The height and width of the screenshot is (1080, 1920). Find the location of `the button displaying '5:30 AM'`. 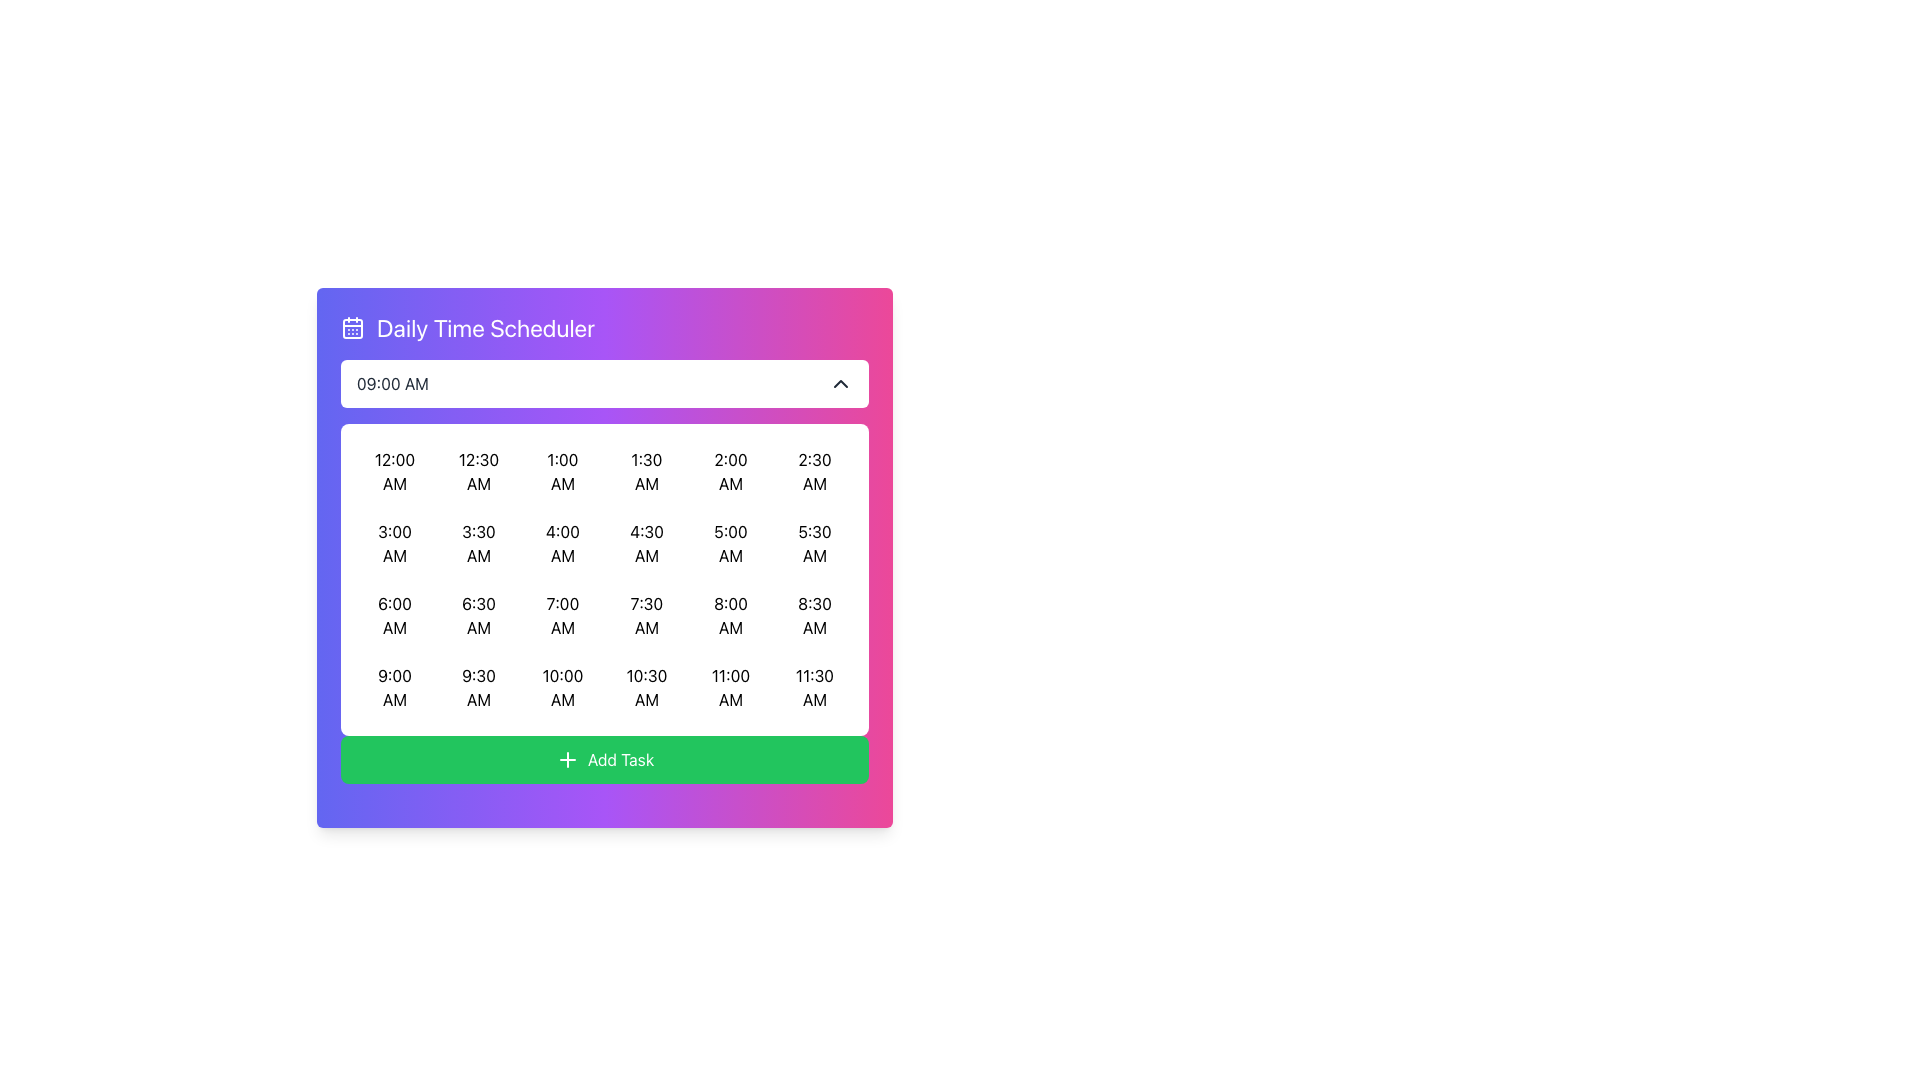

the button displaying '5:30 AM' is located at coordinates (815, 543).